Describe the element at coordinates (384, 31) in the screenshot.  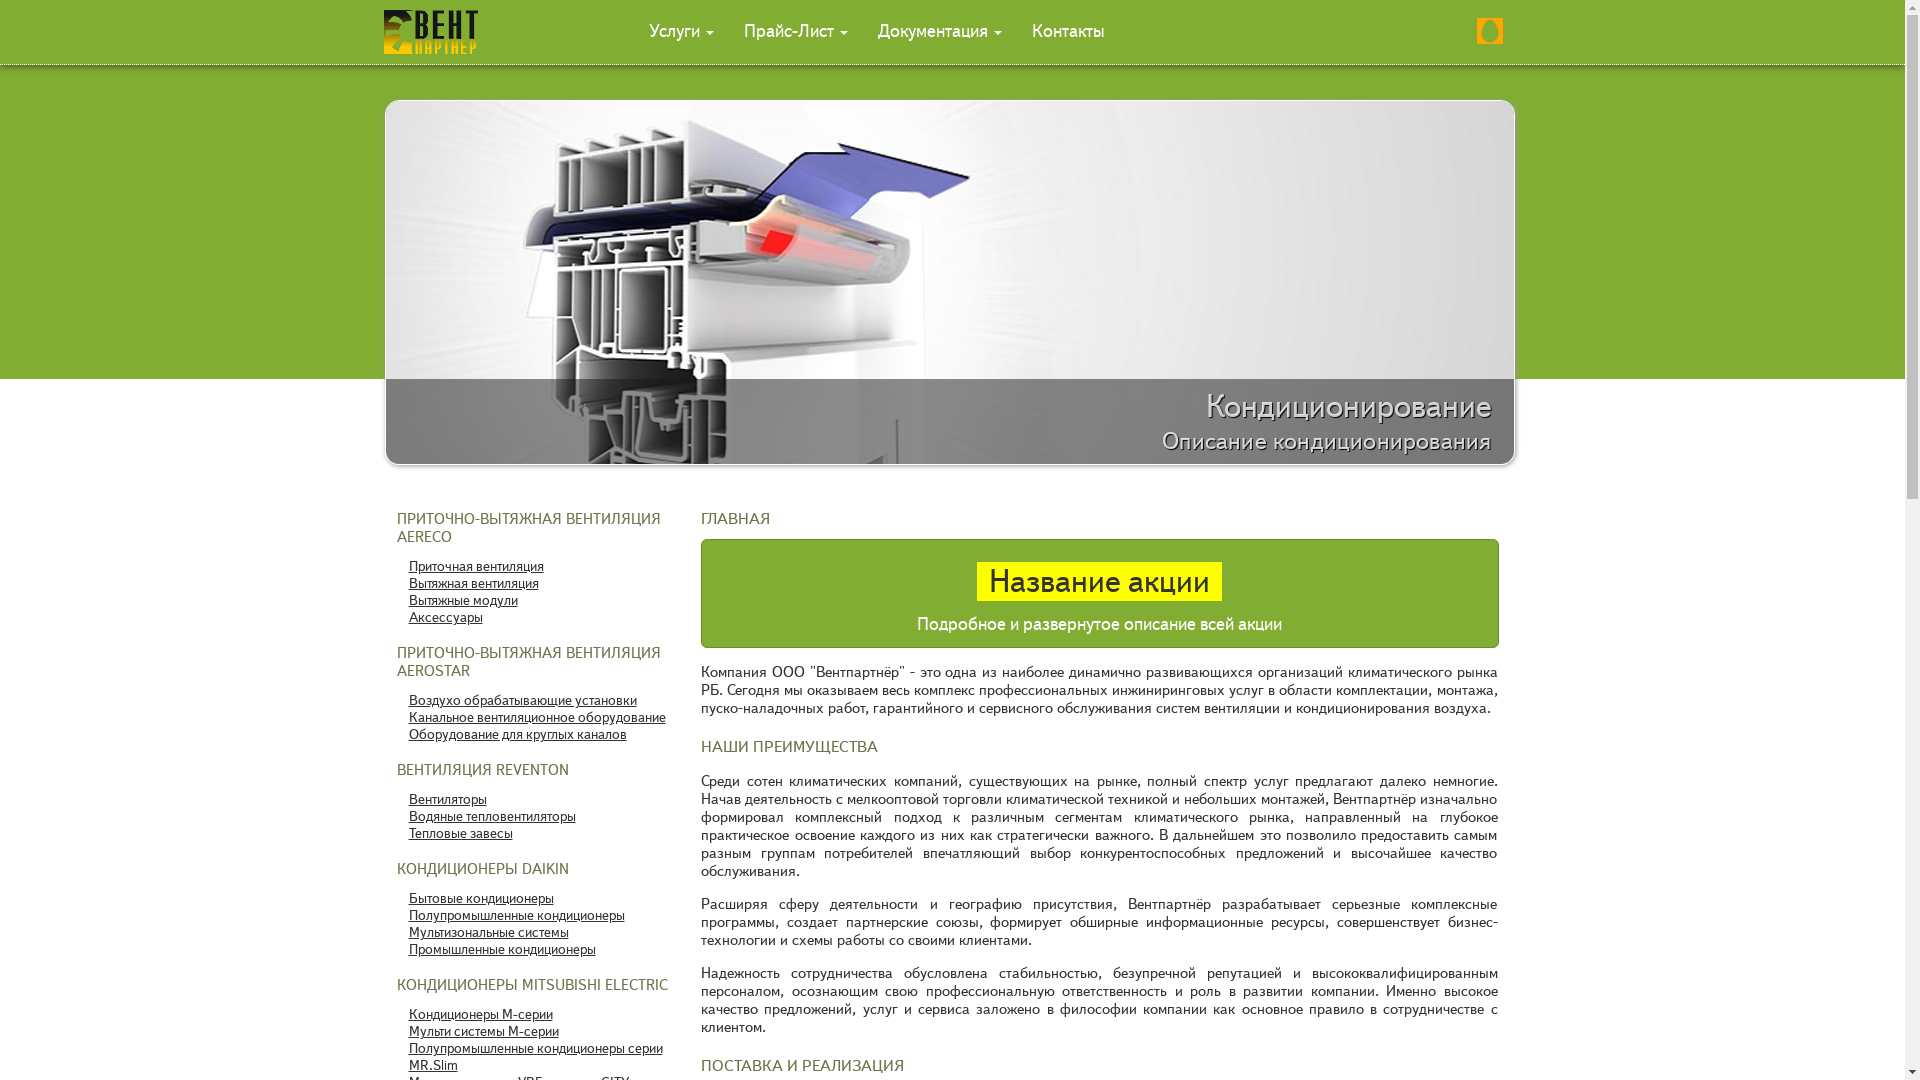
I see `'http://ventpartner.by'` at that location.